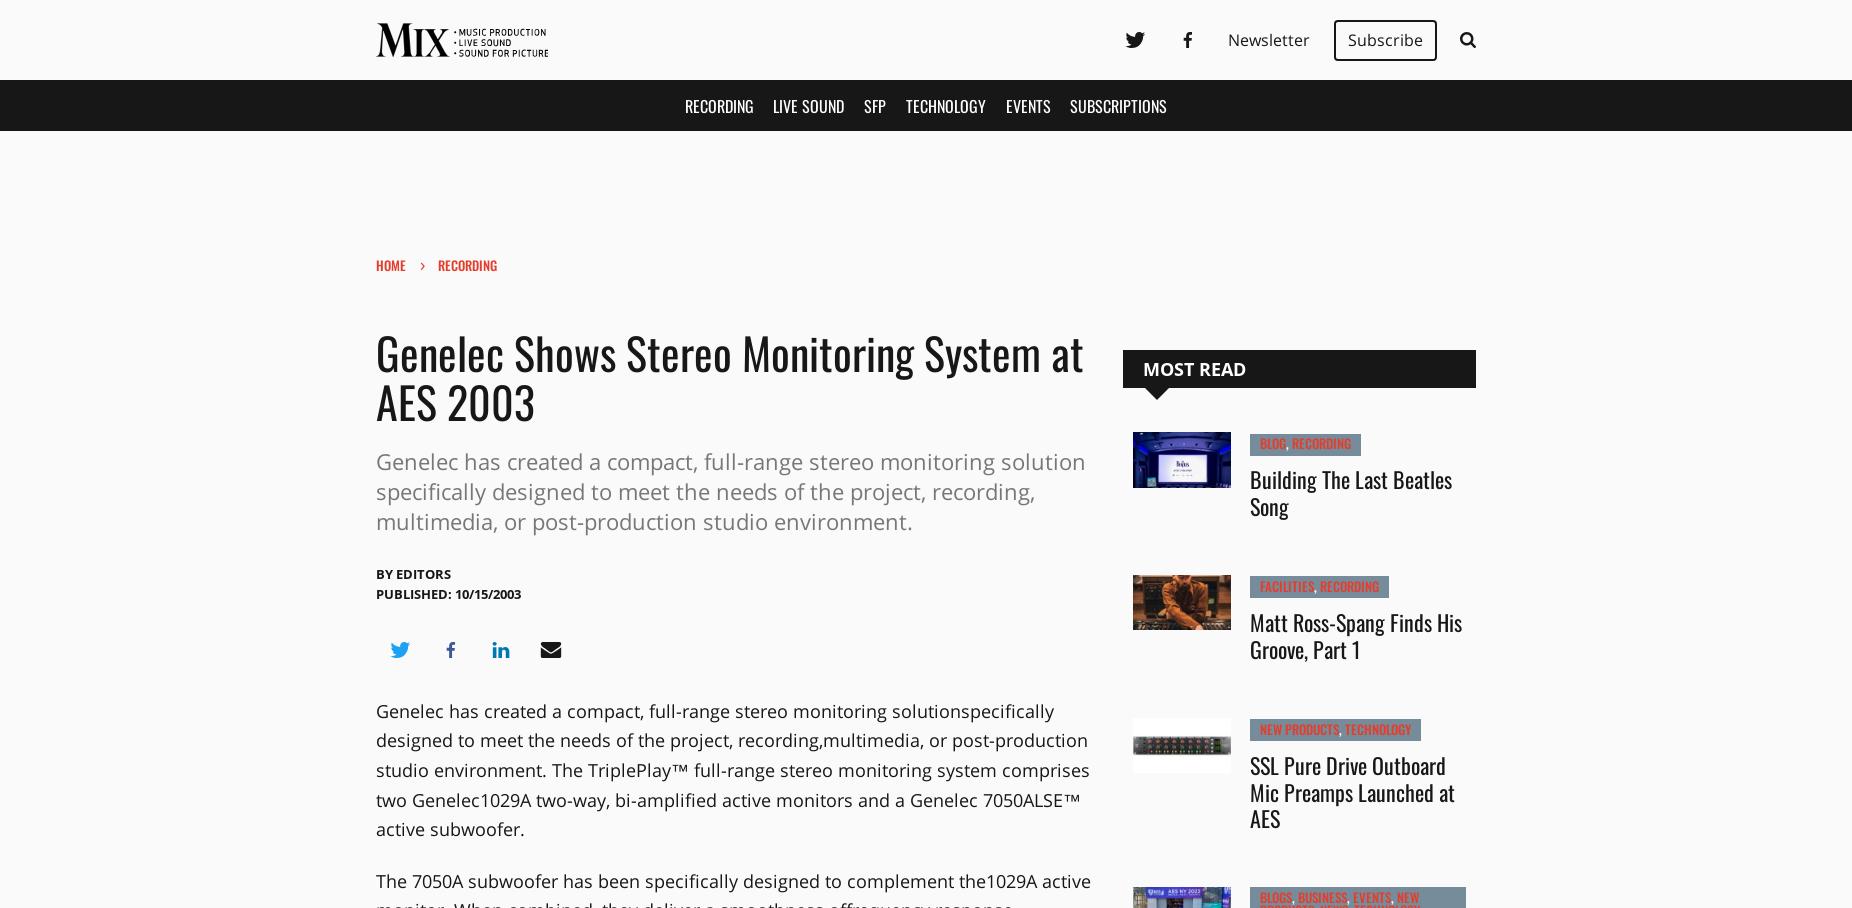  I want to click on 'Newsletter', so click(1268, 40).